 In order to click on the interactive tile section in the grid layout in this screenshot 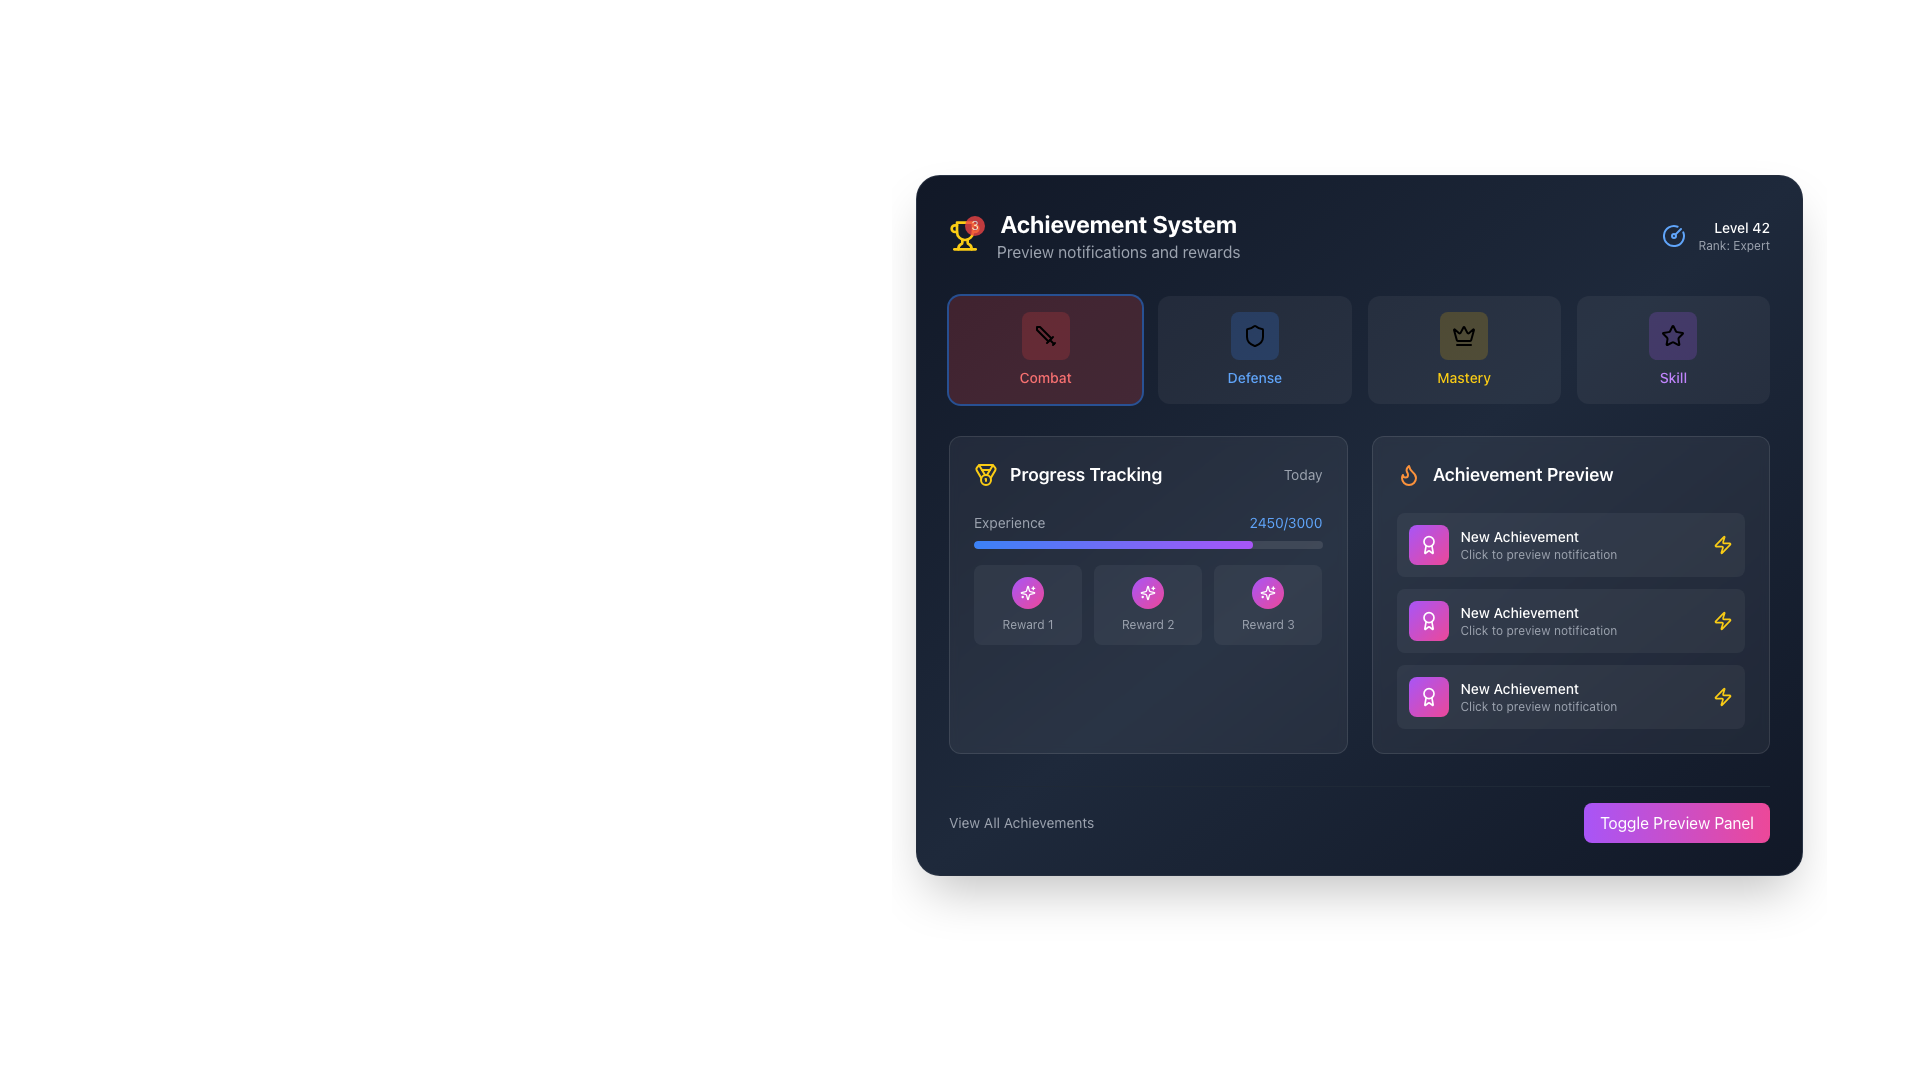, I will do `click(1359, 349)`.